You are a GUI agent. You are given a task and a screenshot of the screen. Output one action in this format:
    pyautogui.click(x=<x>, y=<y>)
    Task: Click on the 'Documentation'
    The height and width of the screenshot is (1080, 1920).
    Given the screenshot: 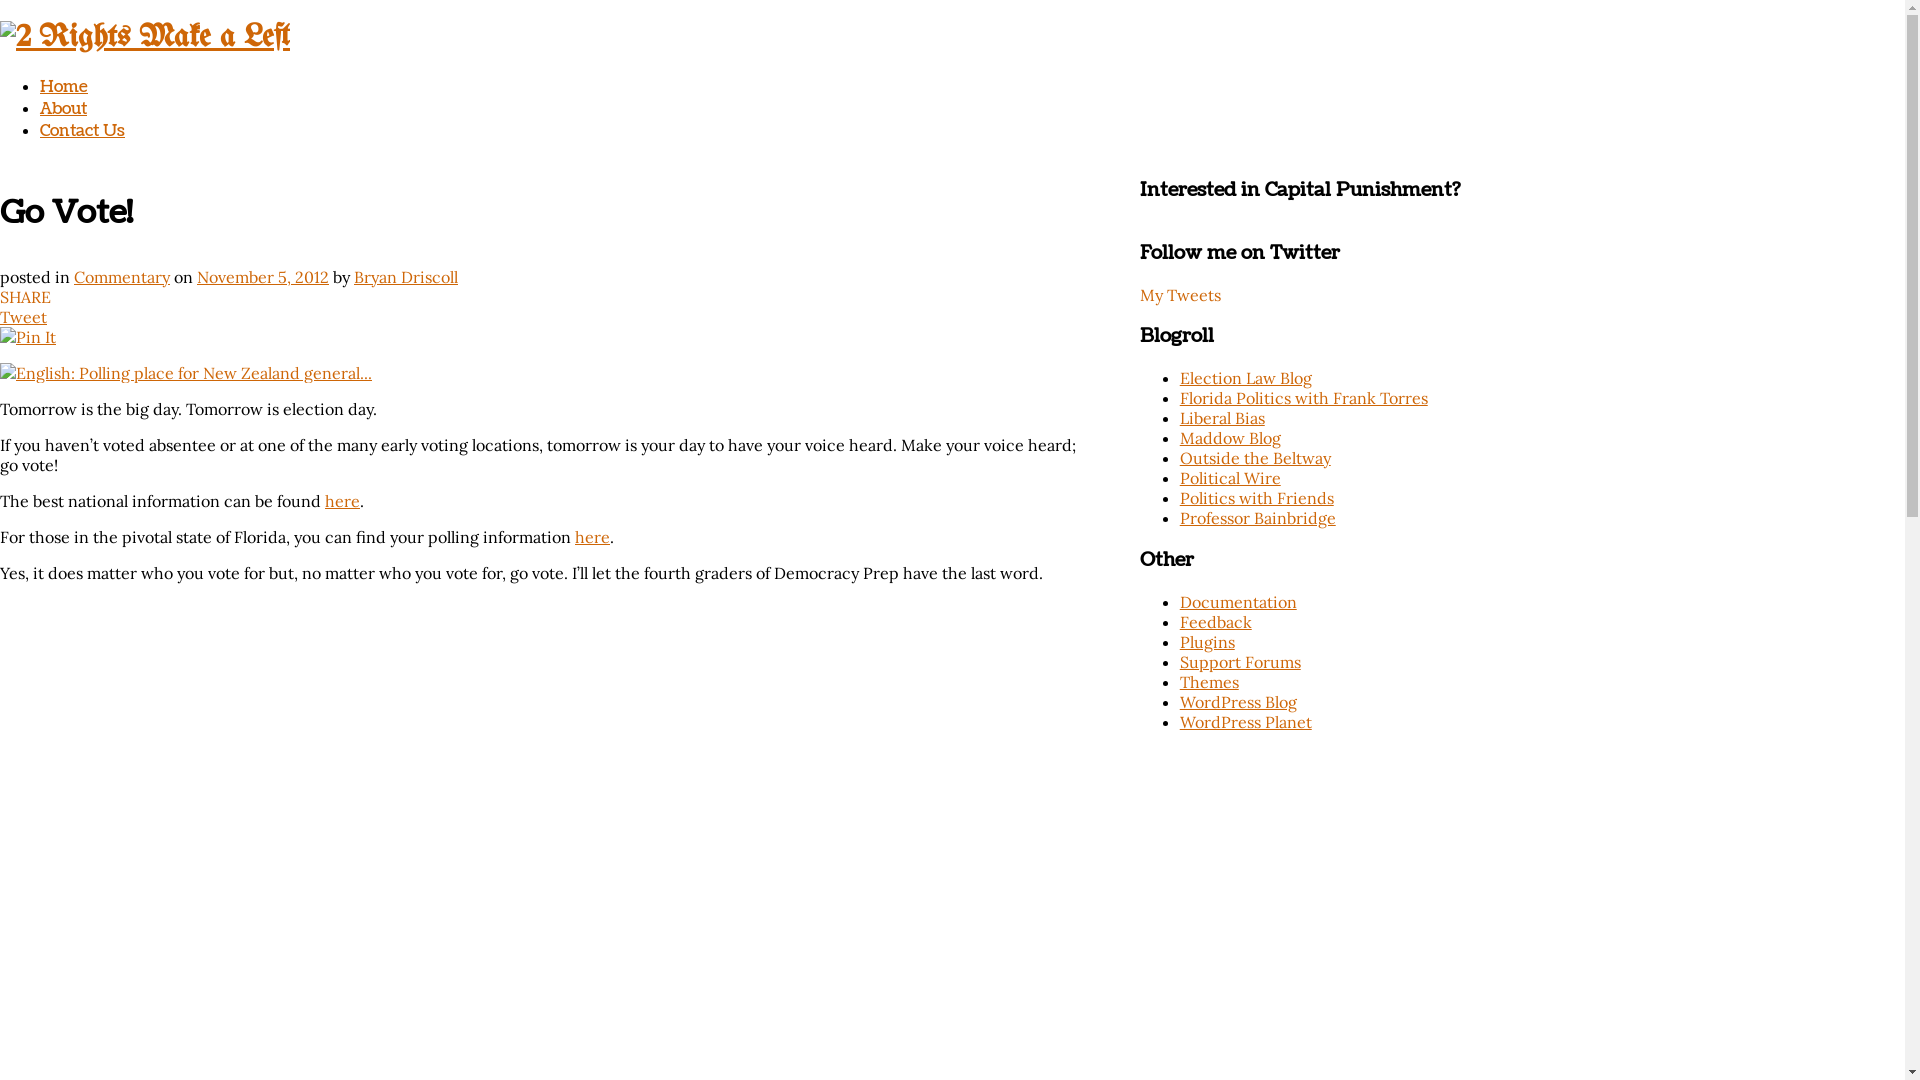 What is the action you would take?
    pyautogui.click(x=1237, y=600)
    